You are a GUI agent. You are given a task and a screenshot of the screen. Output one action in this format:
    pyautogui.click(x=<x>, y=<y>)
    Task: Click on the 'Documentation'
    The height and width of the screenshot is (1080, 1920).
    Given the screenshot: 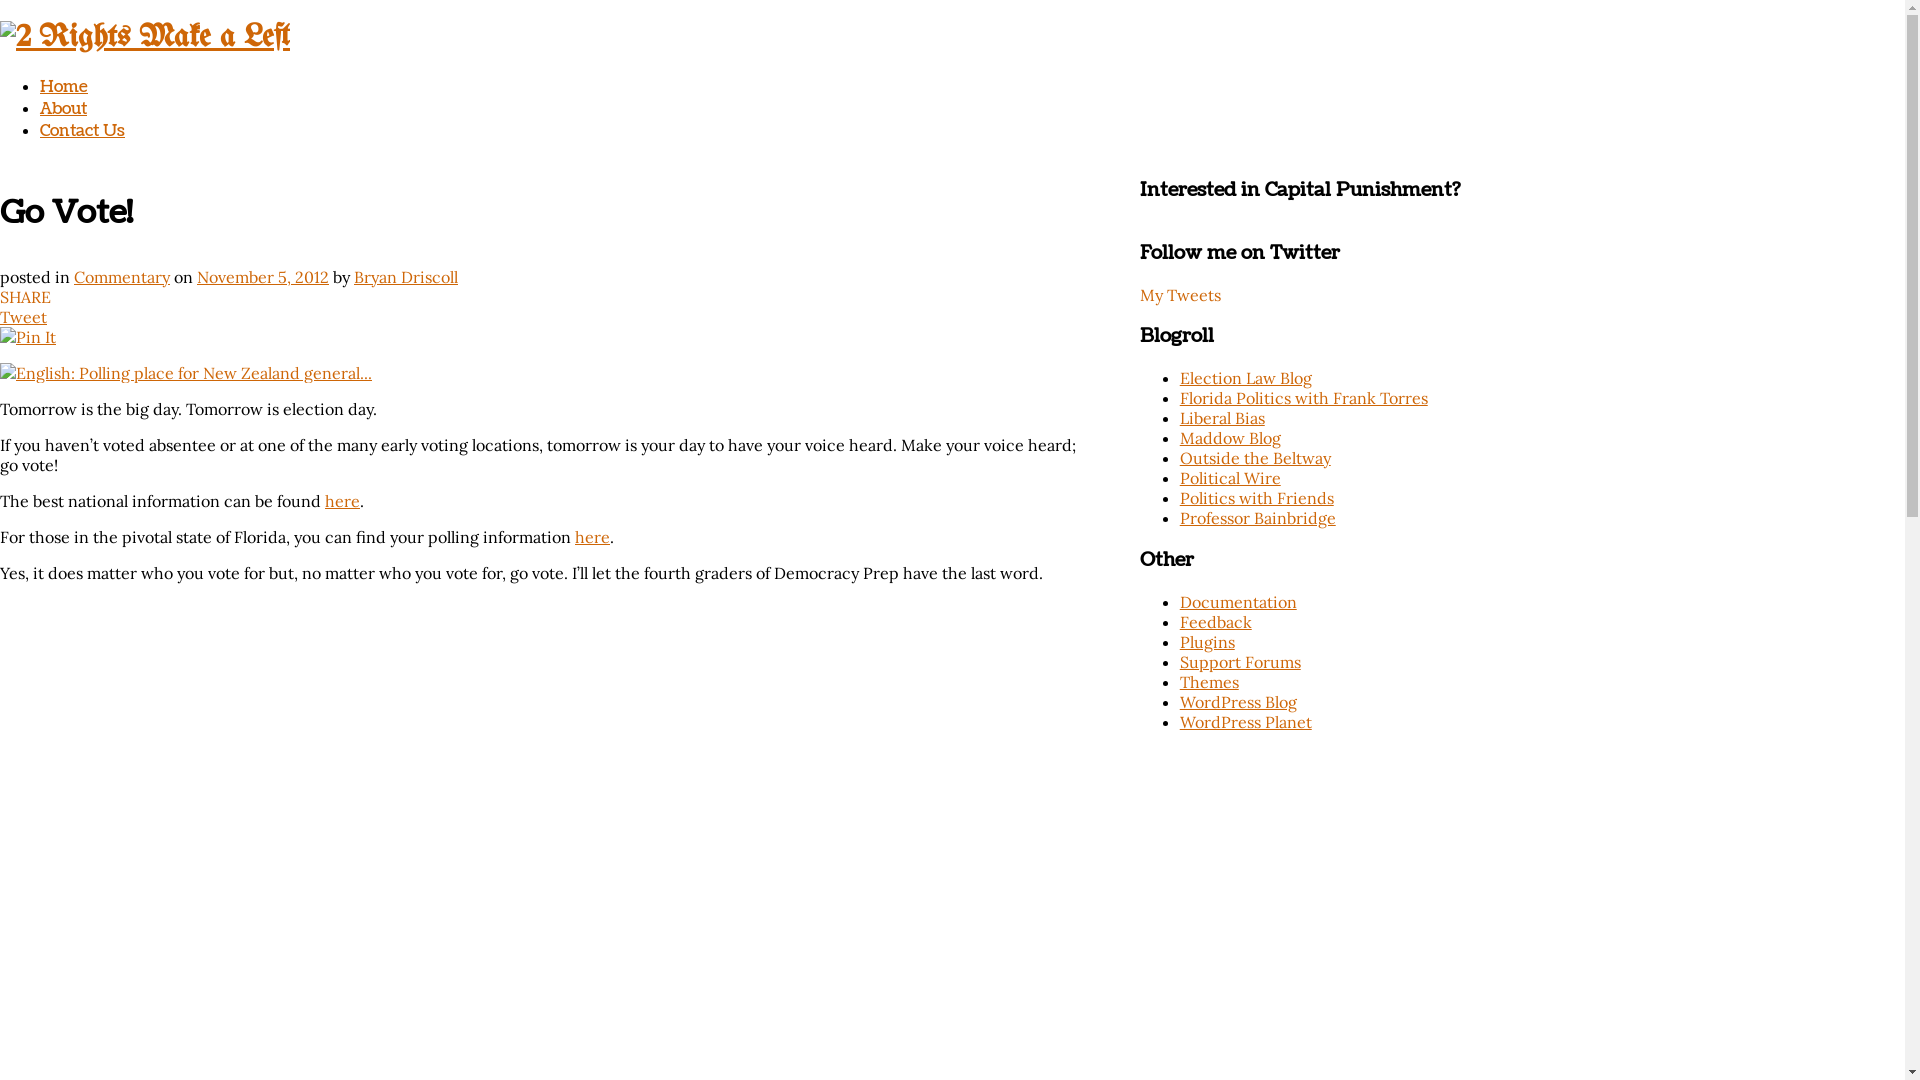 What is the action you would take?
    pyautogui.click(x=1237, y=600)
    